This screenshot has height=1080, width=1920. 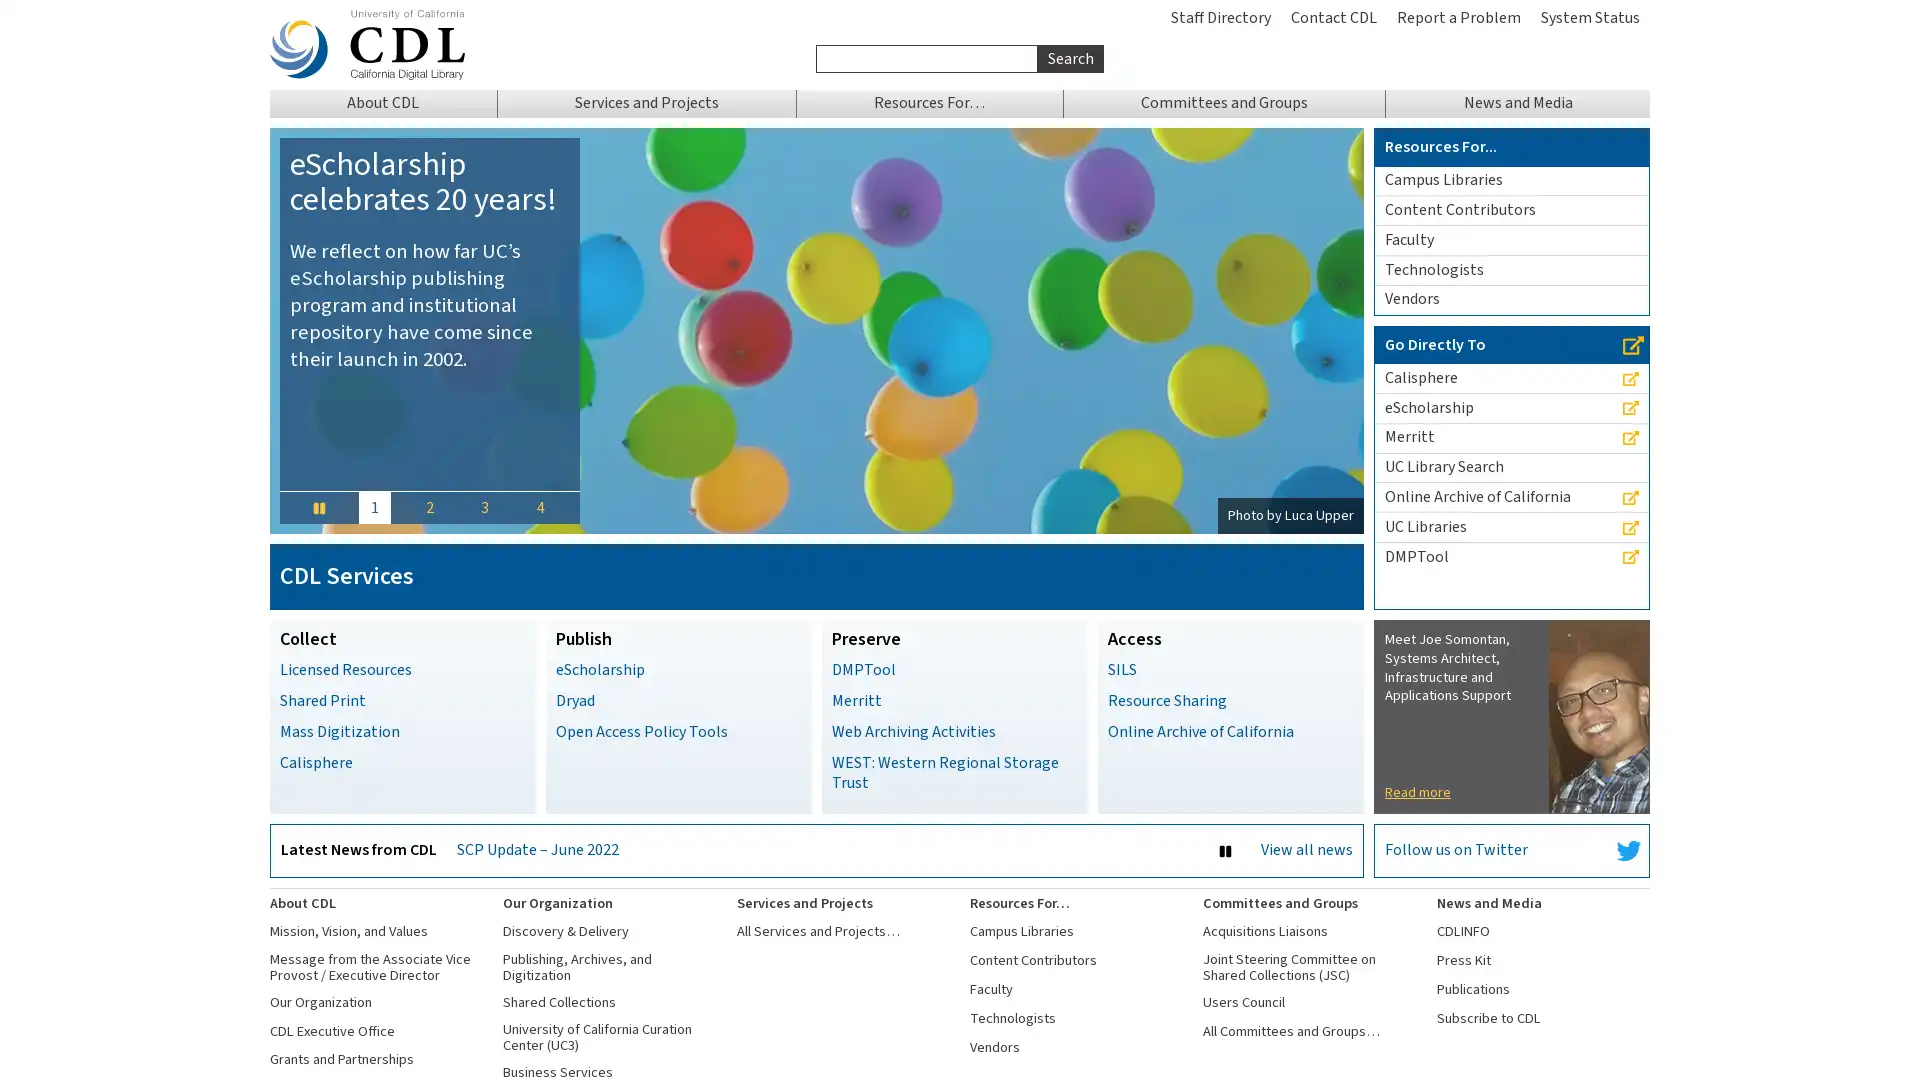 What do you see at coordinates (484, 505) in the screenshot?
I see `go to slide 3 of 4` at bounding box center [484, 505].